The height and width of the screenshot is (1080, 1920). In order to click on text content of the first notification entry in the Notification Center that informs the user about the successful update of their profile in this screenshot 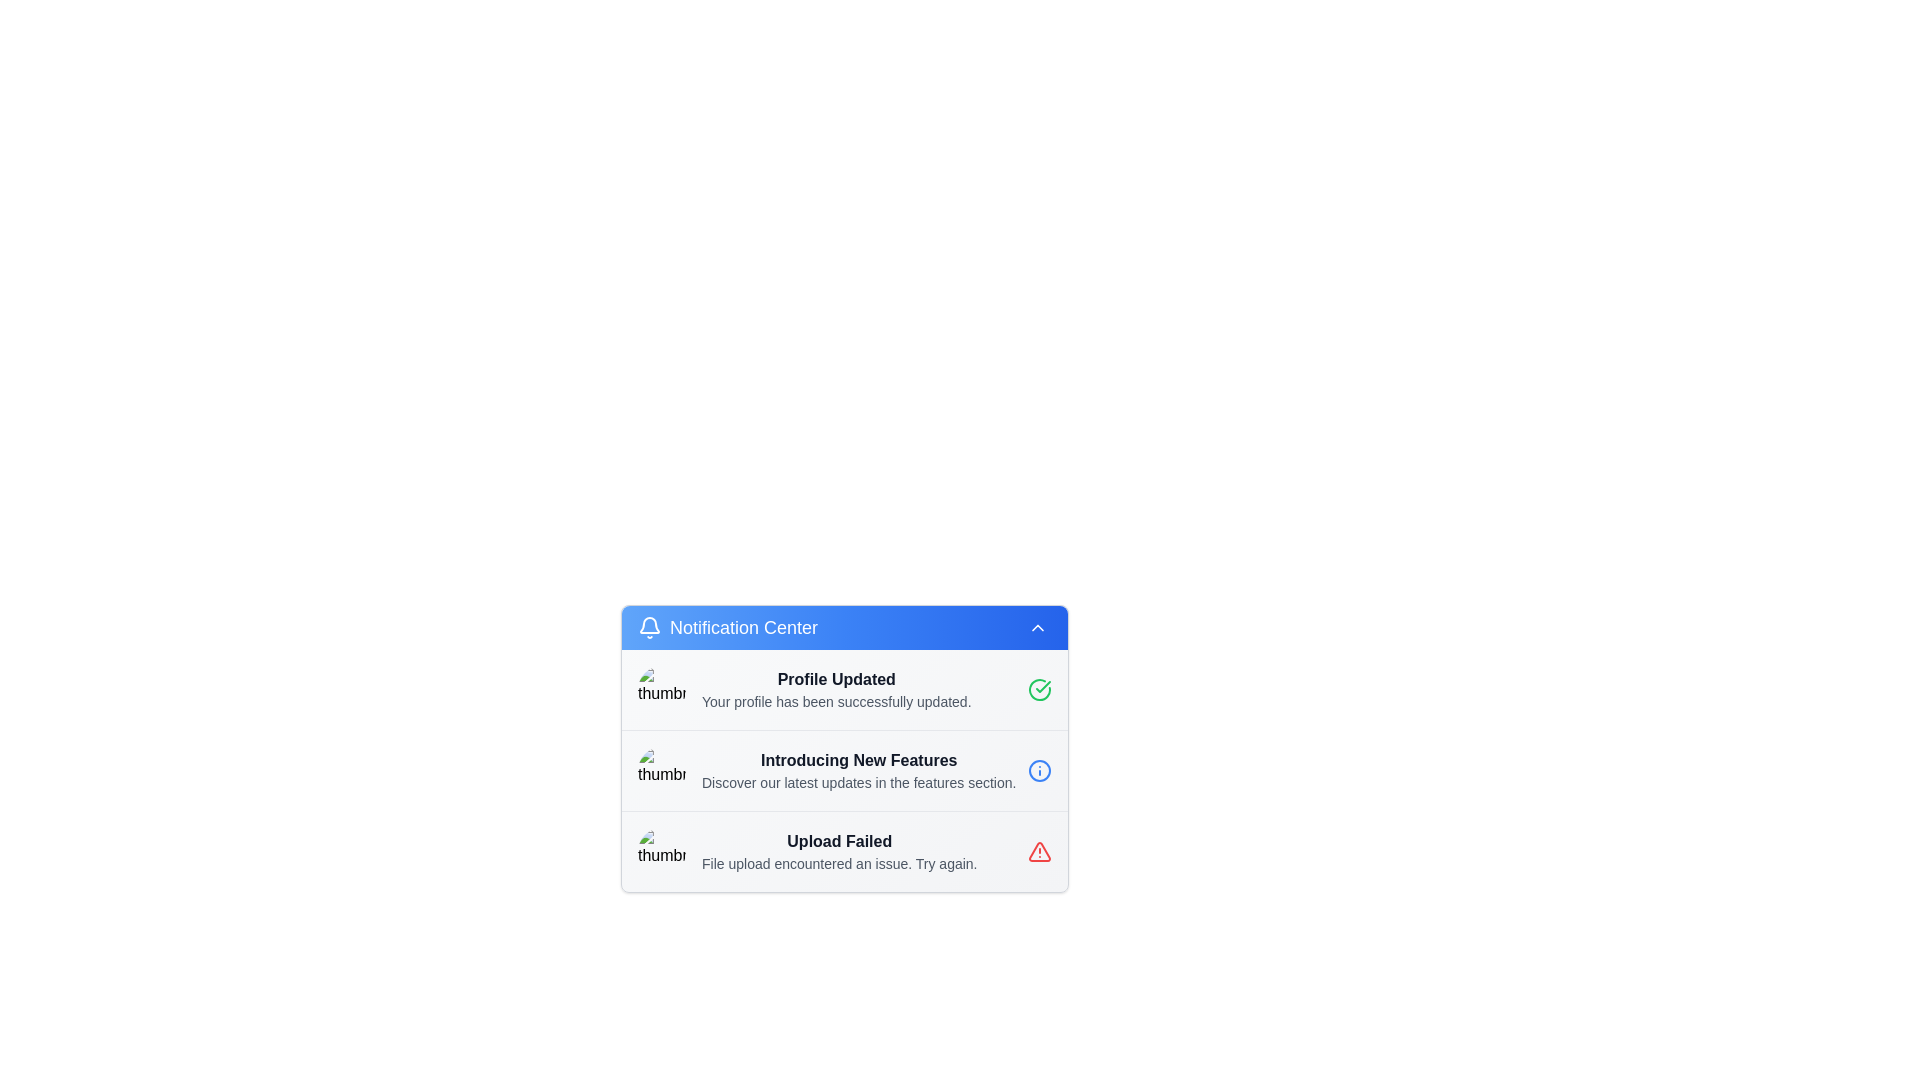, I will do `click(844, 689)`.